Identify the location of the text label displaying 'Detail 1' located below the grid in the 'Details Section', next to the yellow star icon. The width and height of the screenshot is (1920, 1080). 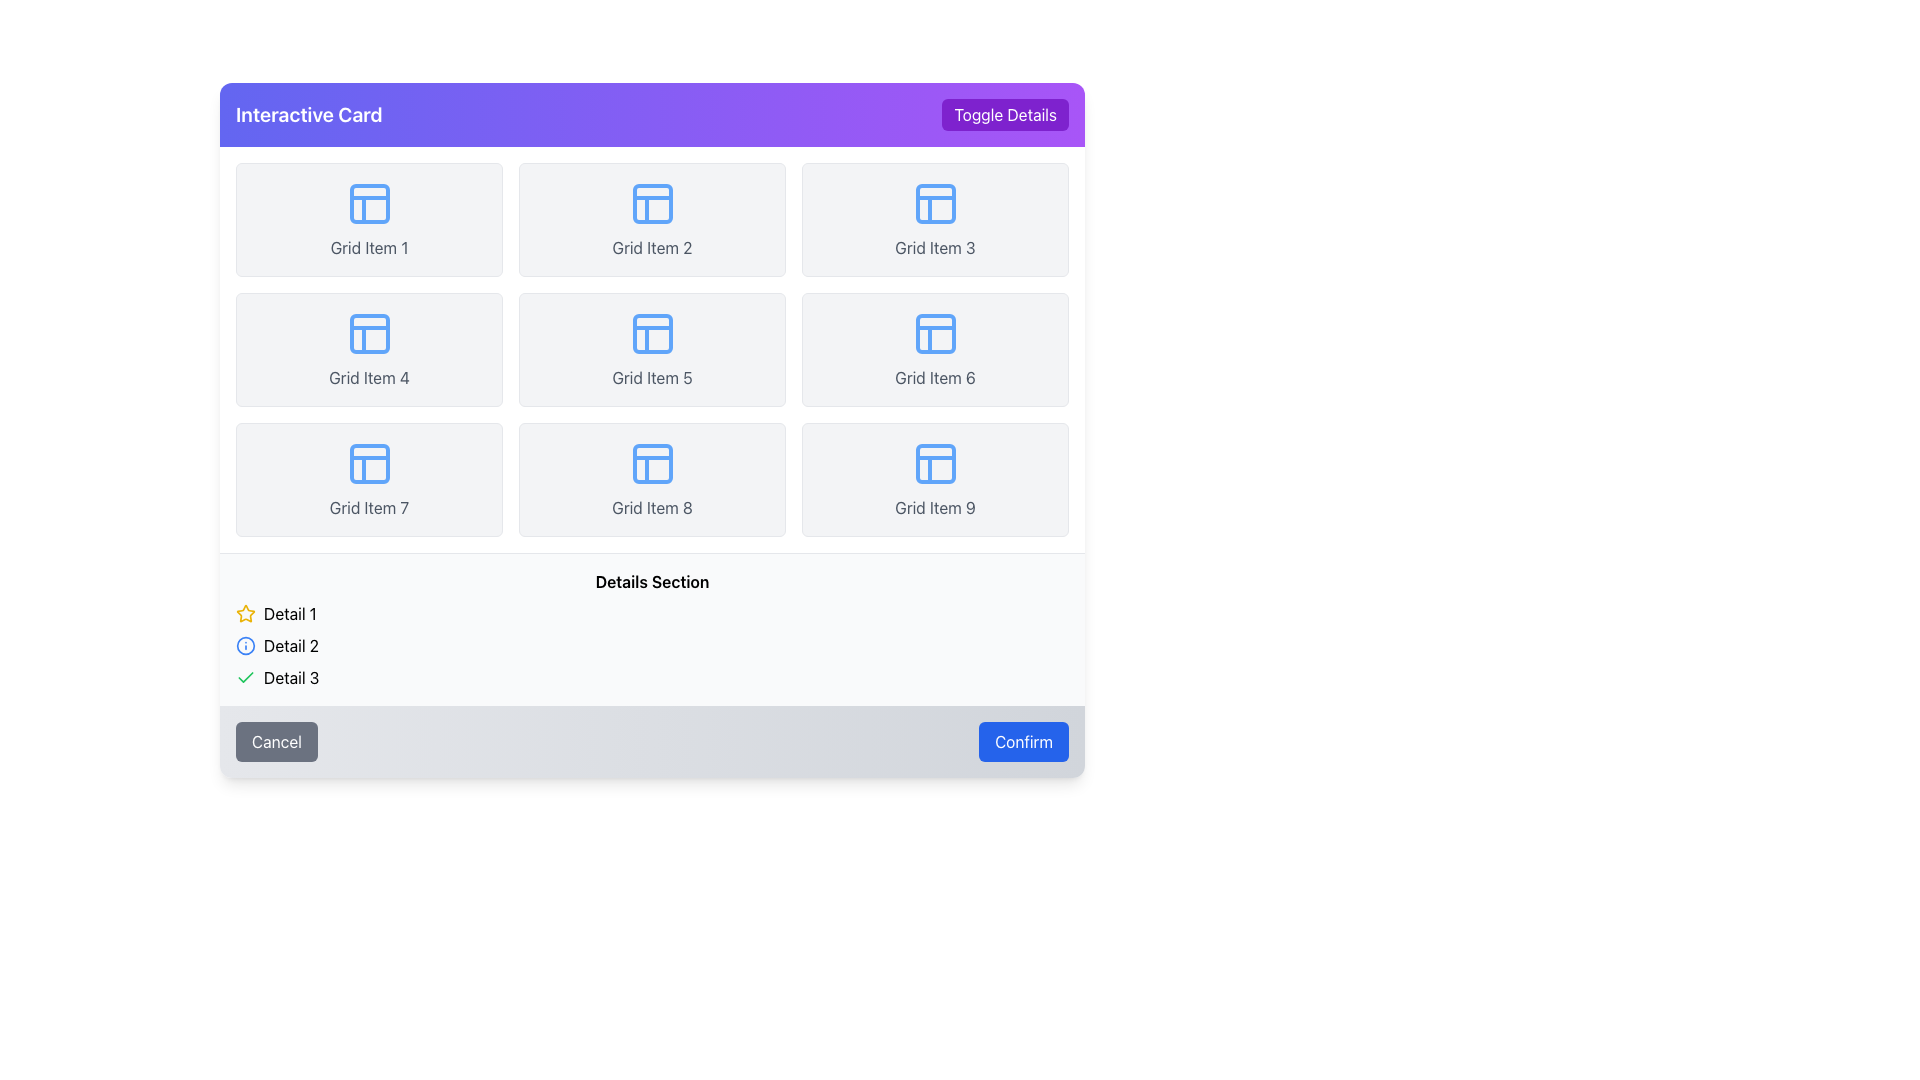
(289, 612).